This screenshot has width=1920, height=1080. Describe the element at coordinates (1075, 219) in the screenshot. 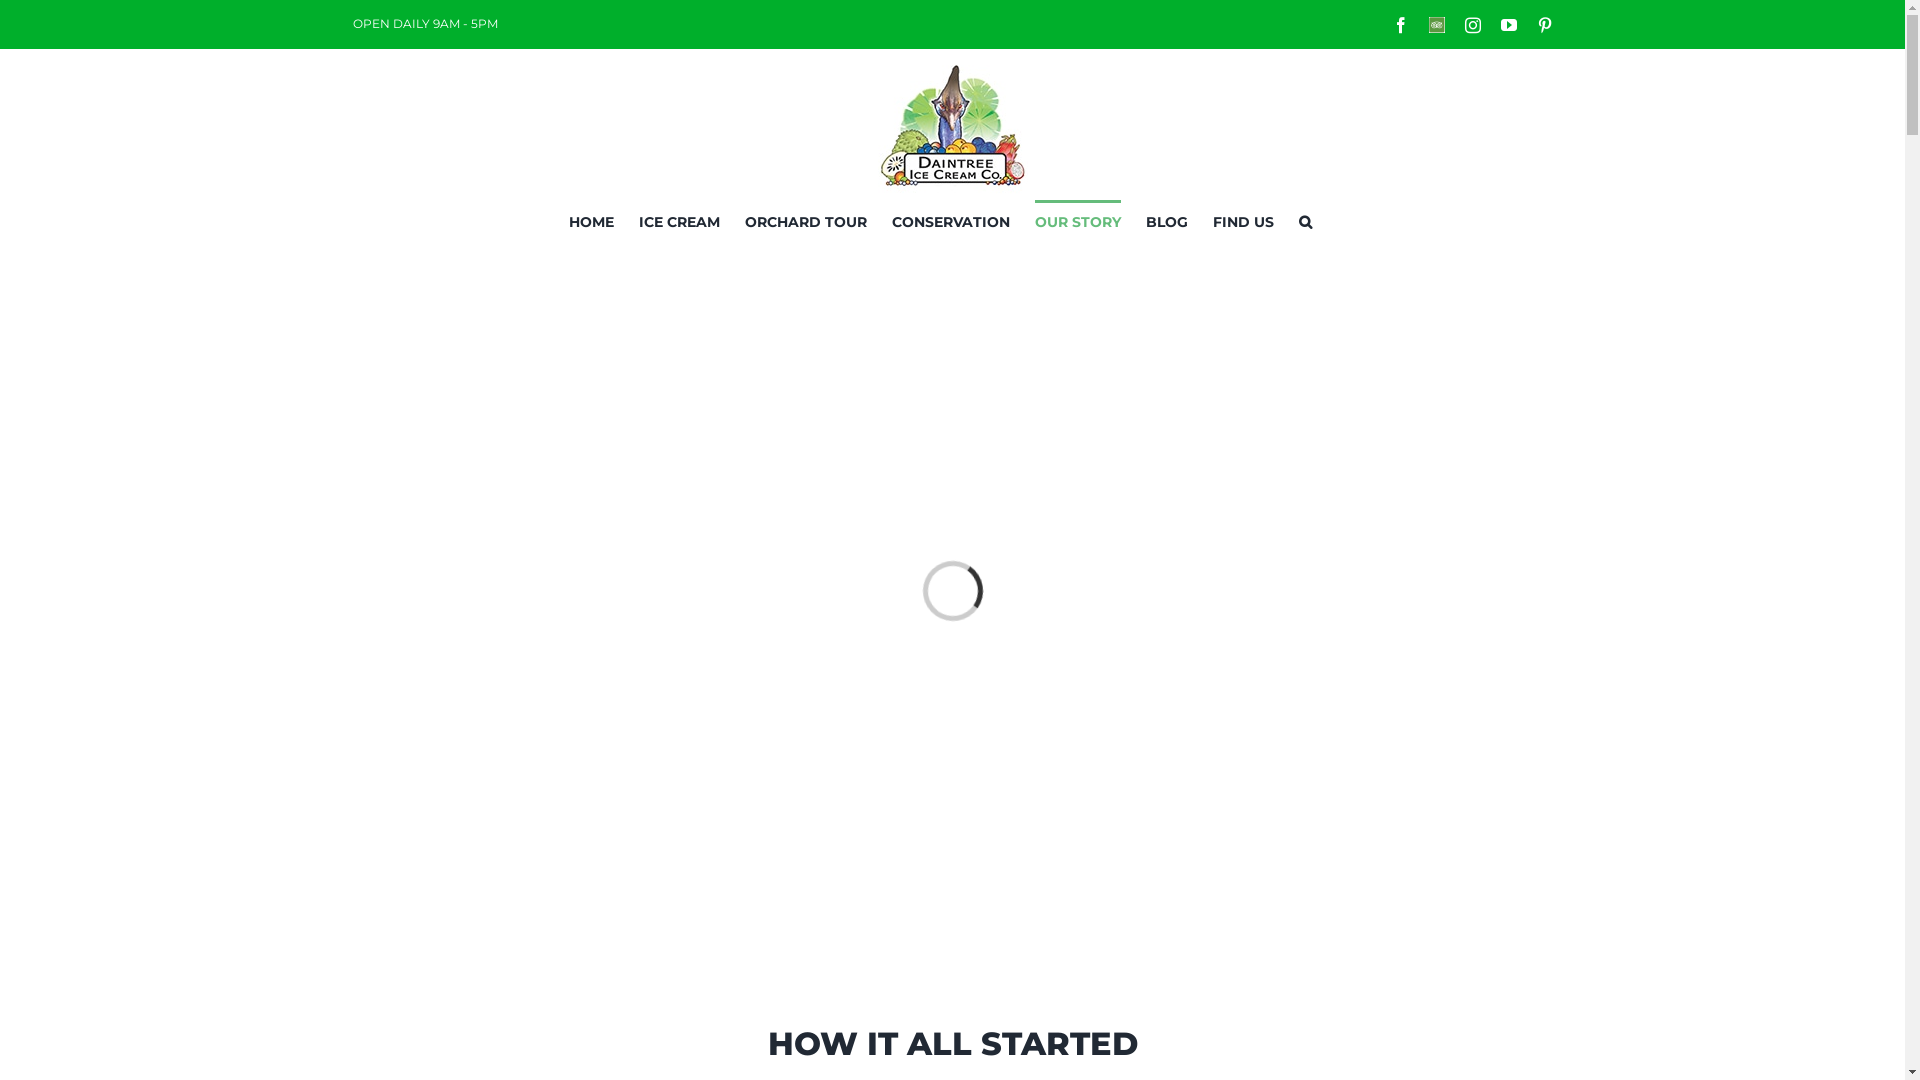

I see `'OUR STORY'` at that location.